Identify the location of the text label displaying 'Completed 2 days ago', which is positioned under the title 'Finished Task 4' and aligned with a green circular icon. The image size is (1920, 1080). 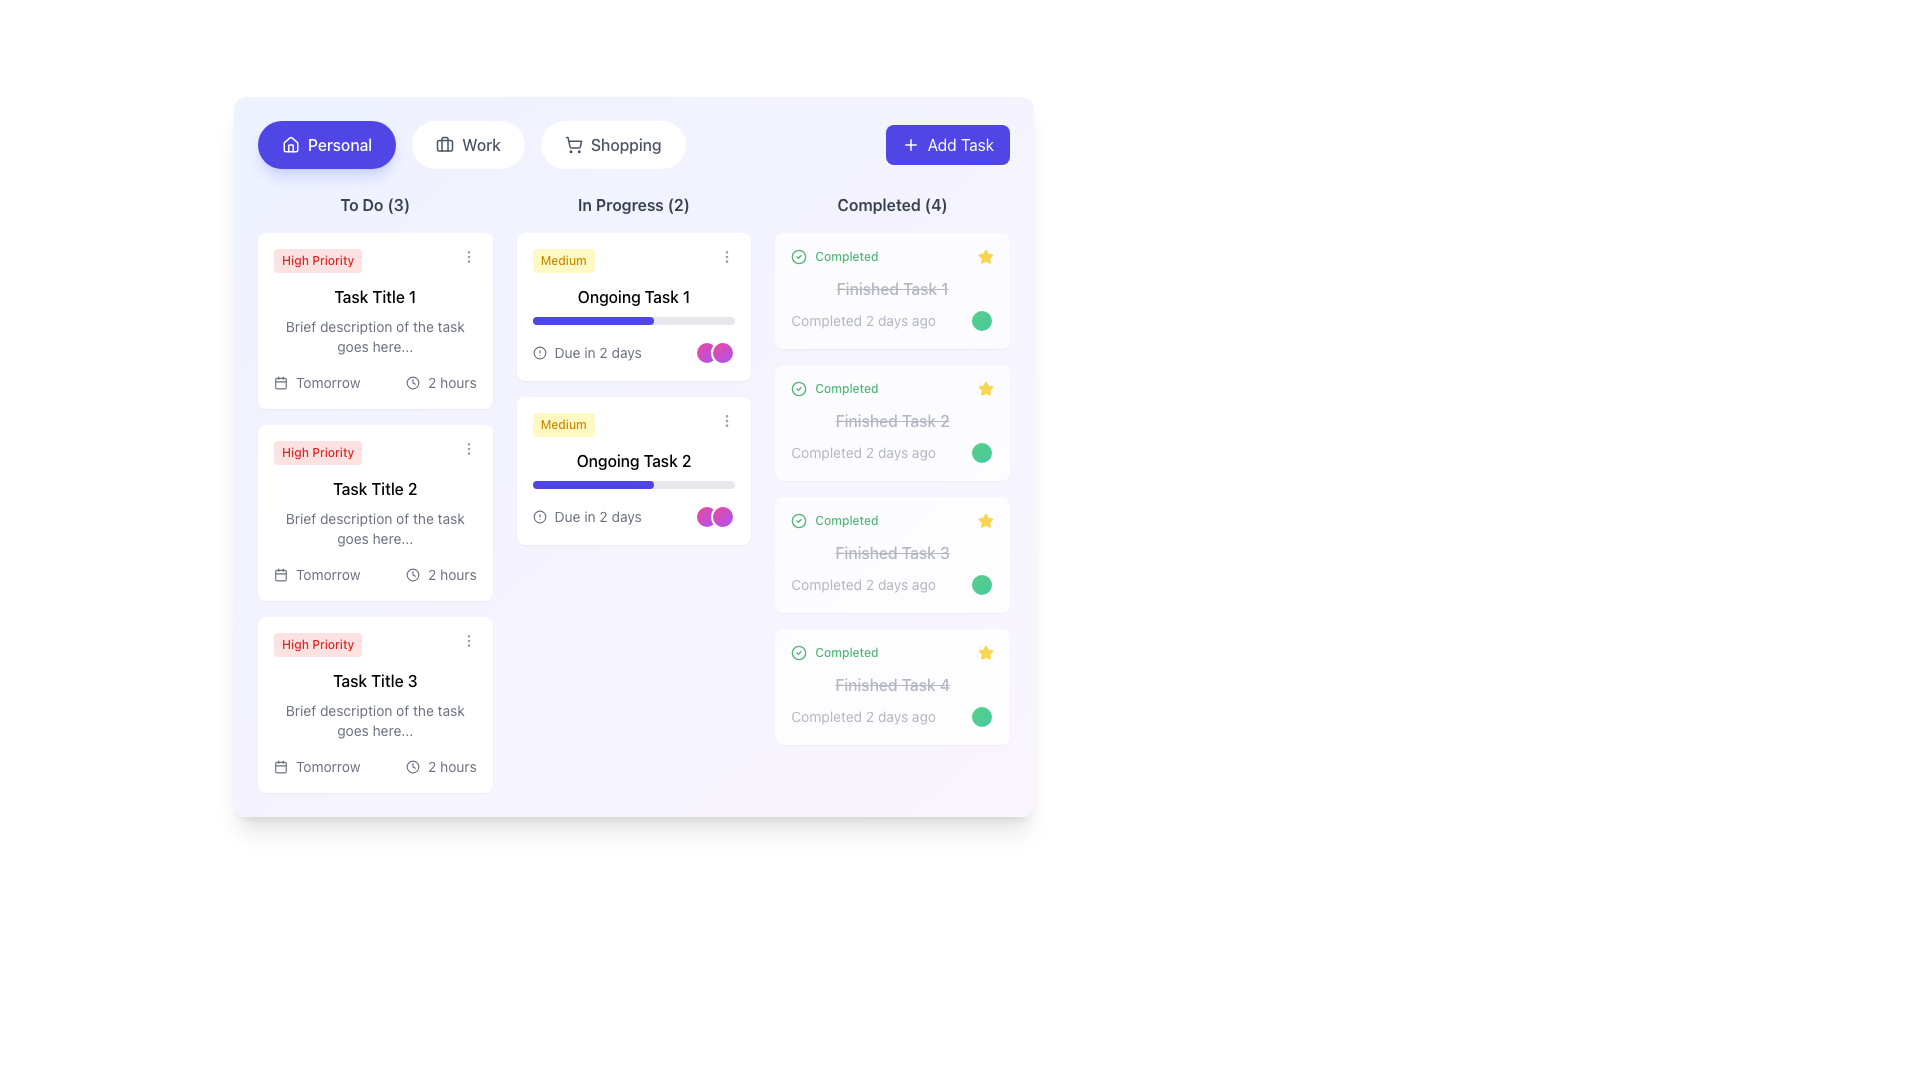
(863, 716).